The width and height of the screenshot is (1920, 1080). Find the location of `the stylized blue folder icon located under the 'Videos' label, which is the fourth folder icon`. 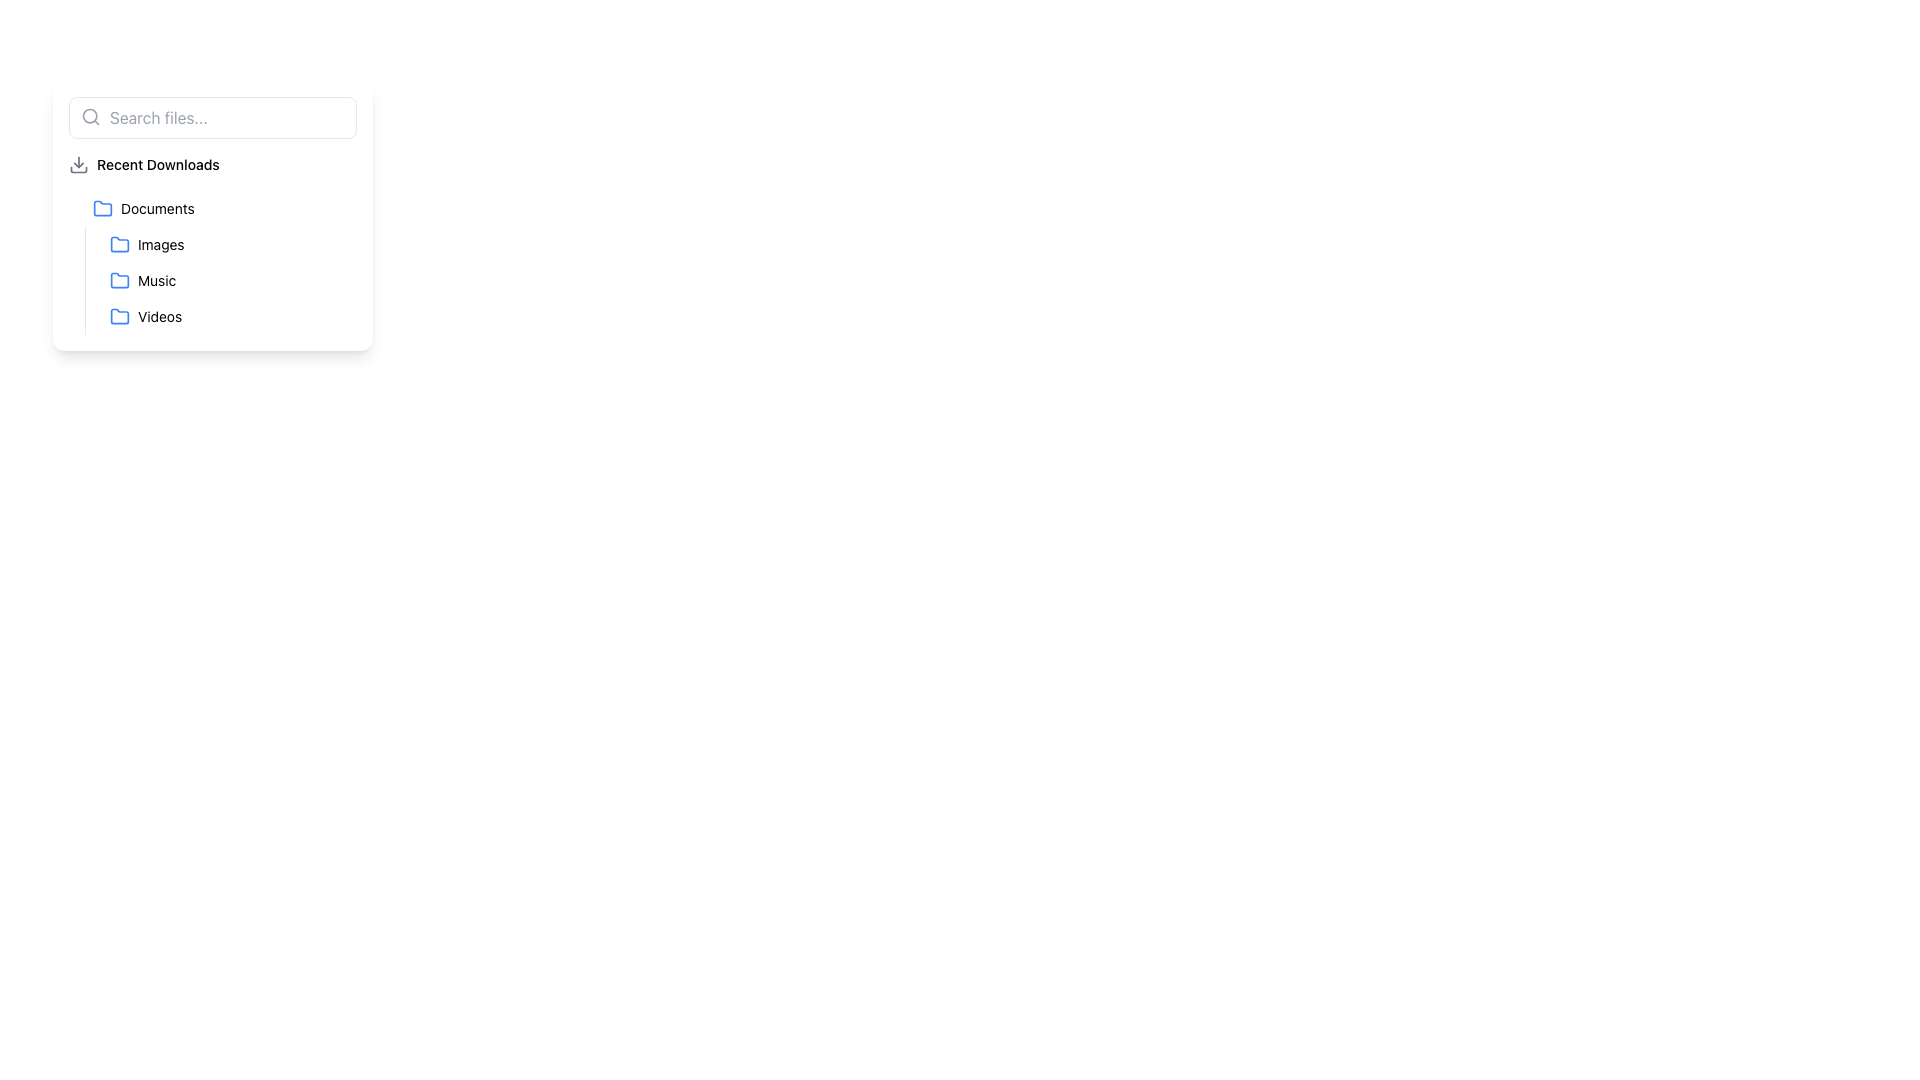

the stylized blue folder icon located under the 'Videos' label, which is the fourth folder icon is located at coordinates (119, 315).